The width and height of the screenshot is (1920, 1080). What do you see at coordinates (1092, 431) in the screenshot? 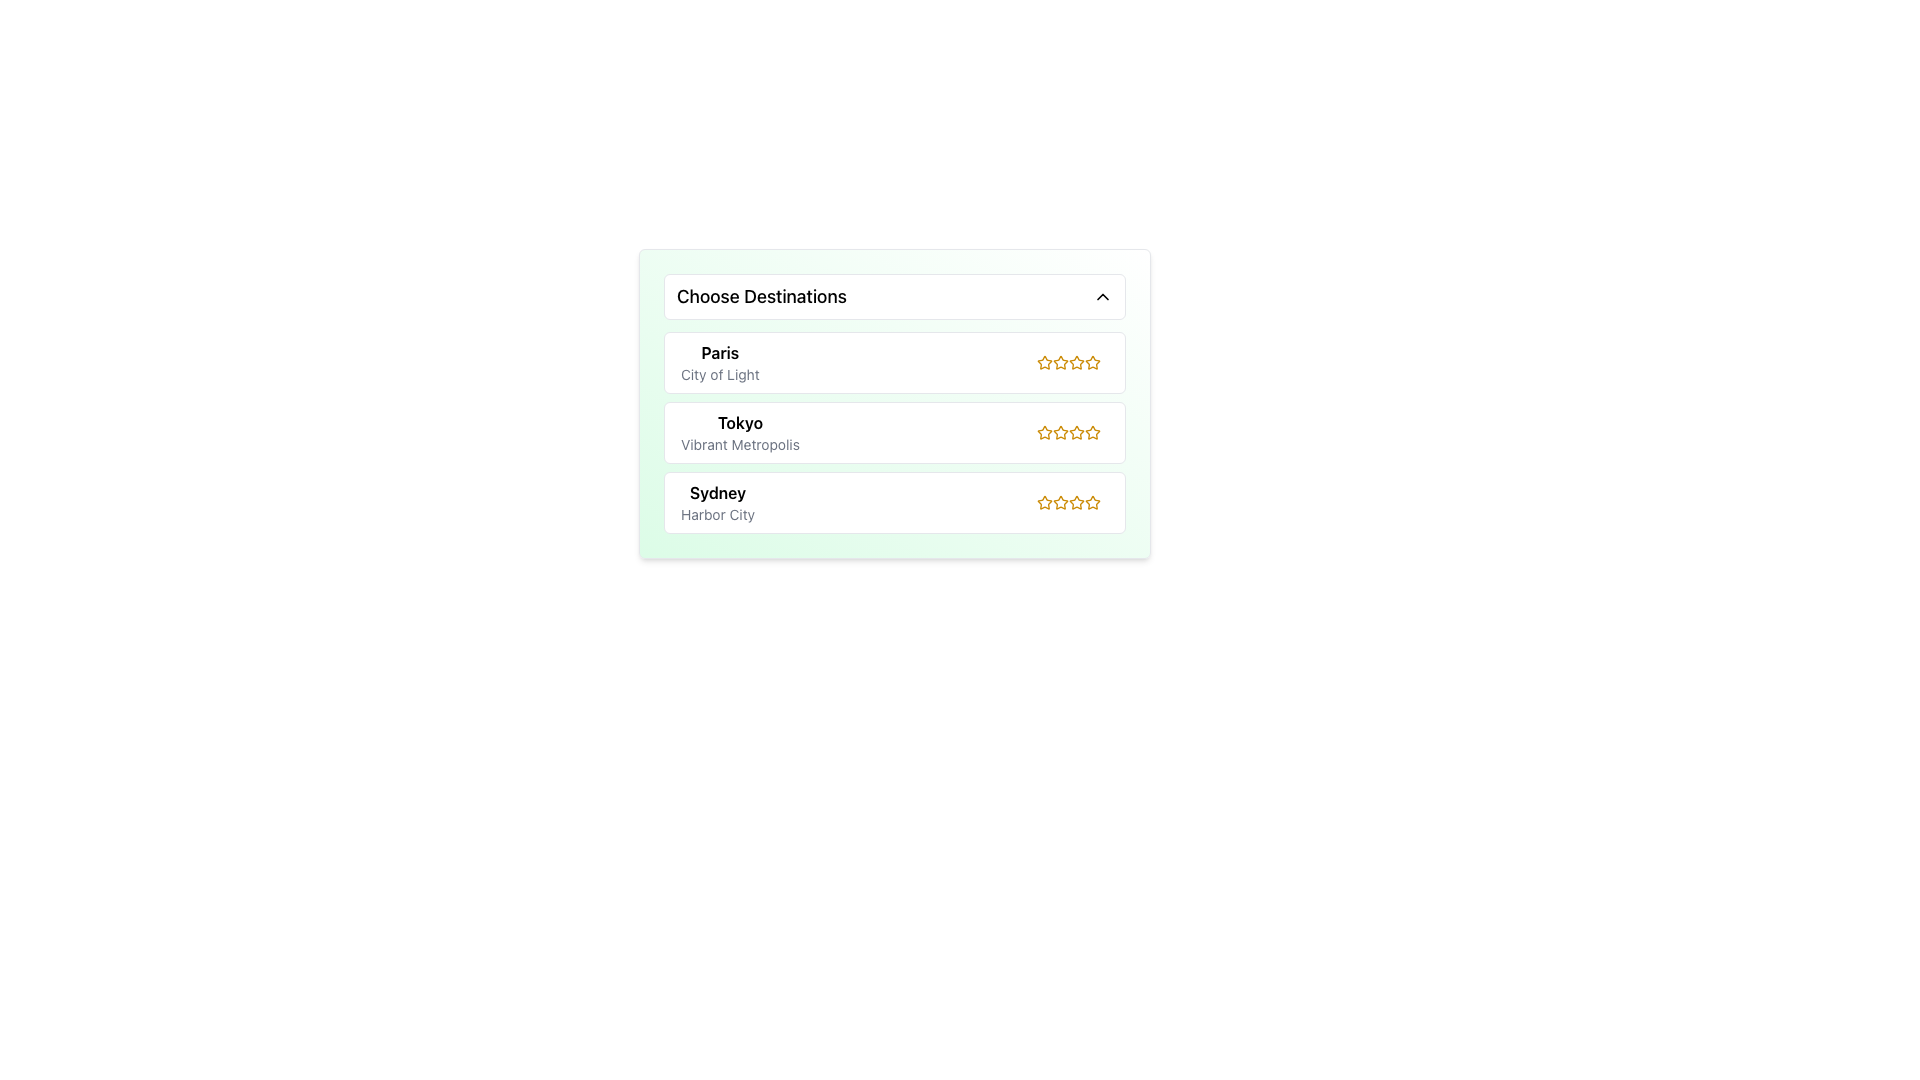
I see `the third star-shaped rating icon with a gold outline to rate 'Tokyo'` at bounding box center [1092, 431].